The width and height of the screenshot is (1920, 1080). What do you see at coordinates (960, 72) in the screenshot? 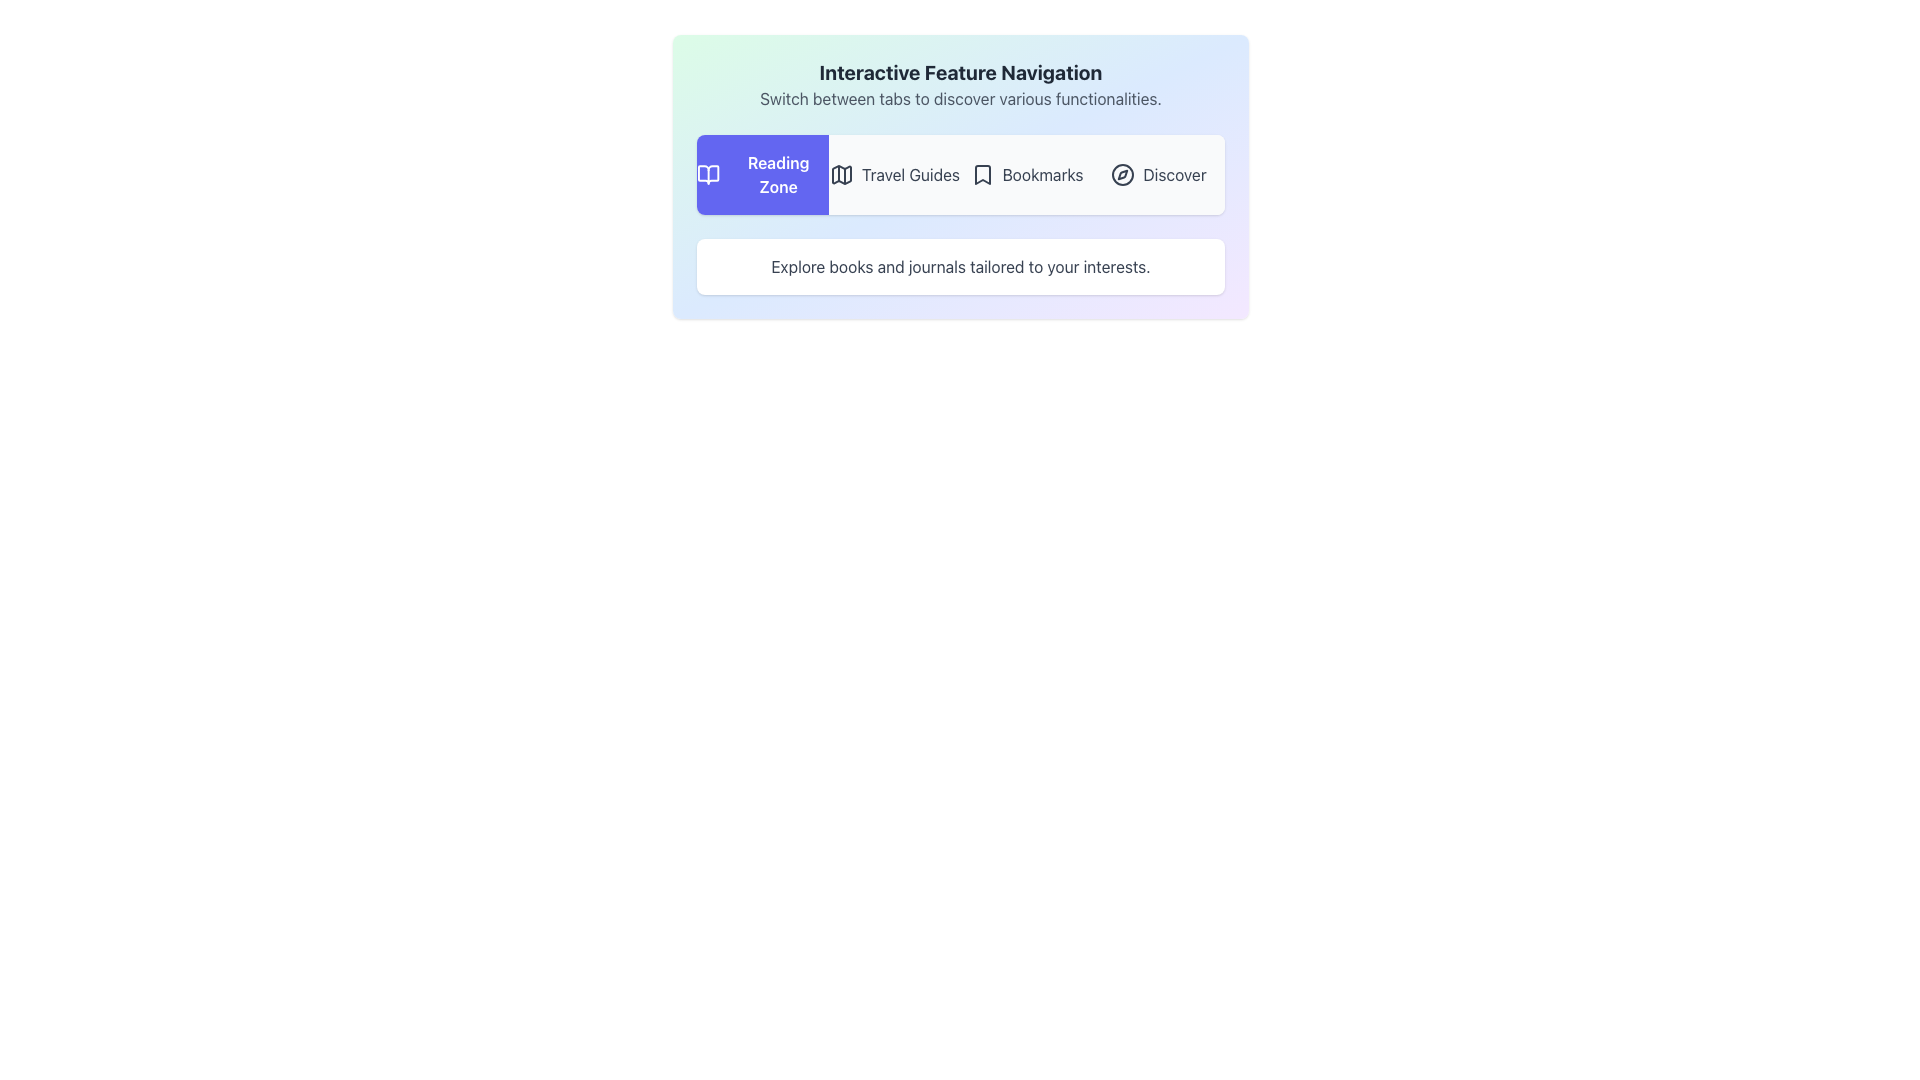
I see `text label that serves as the title for the section, positioned at the upper part of the interface, above the text 'Switch between tabs to discover various functionalities.'` at bounding box center [960, 72].